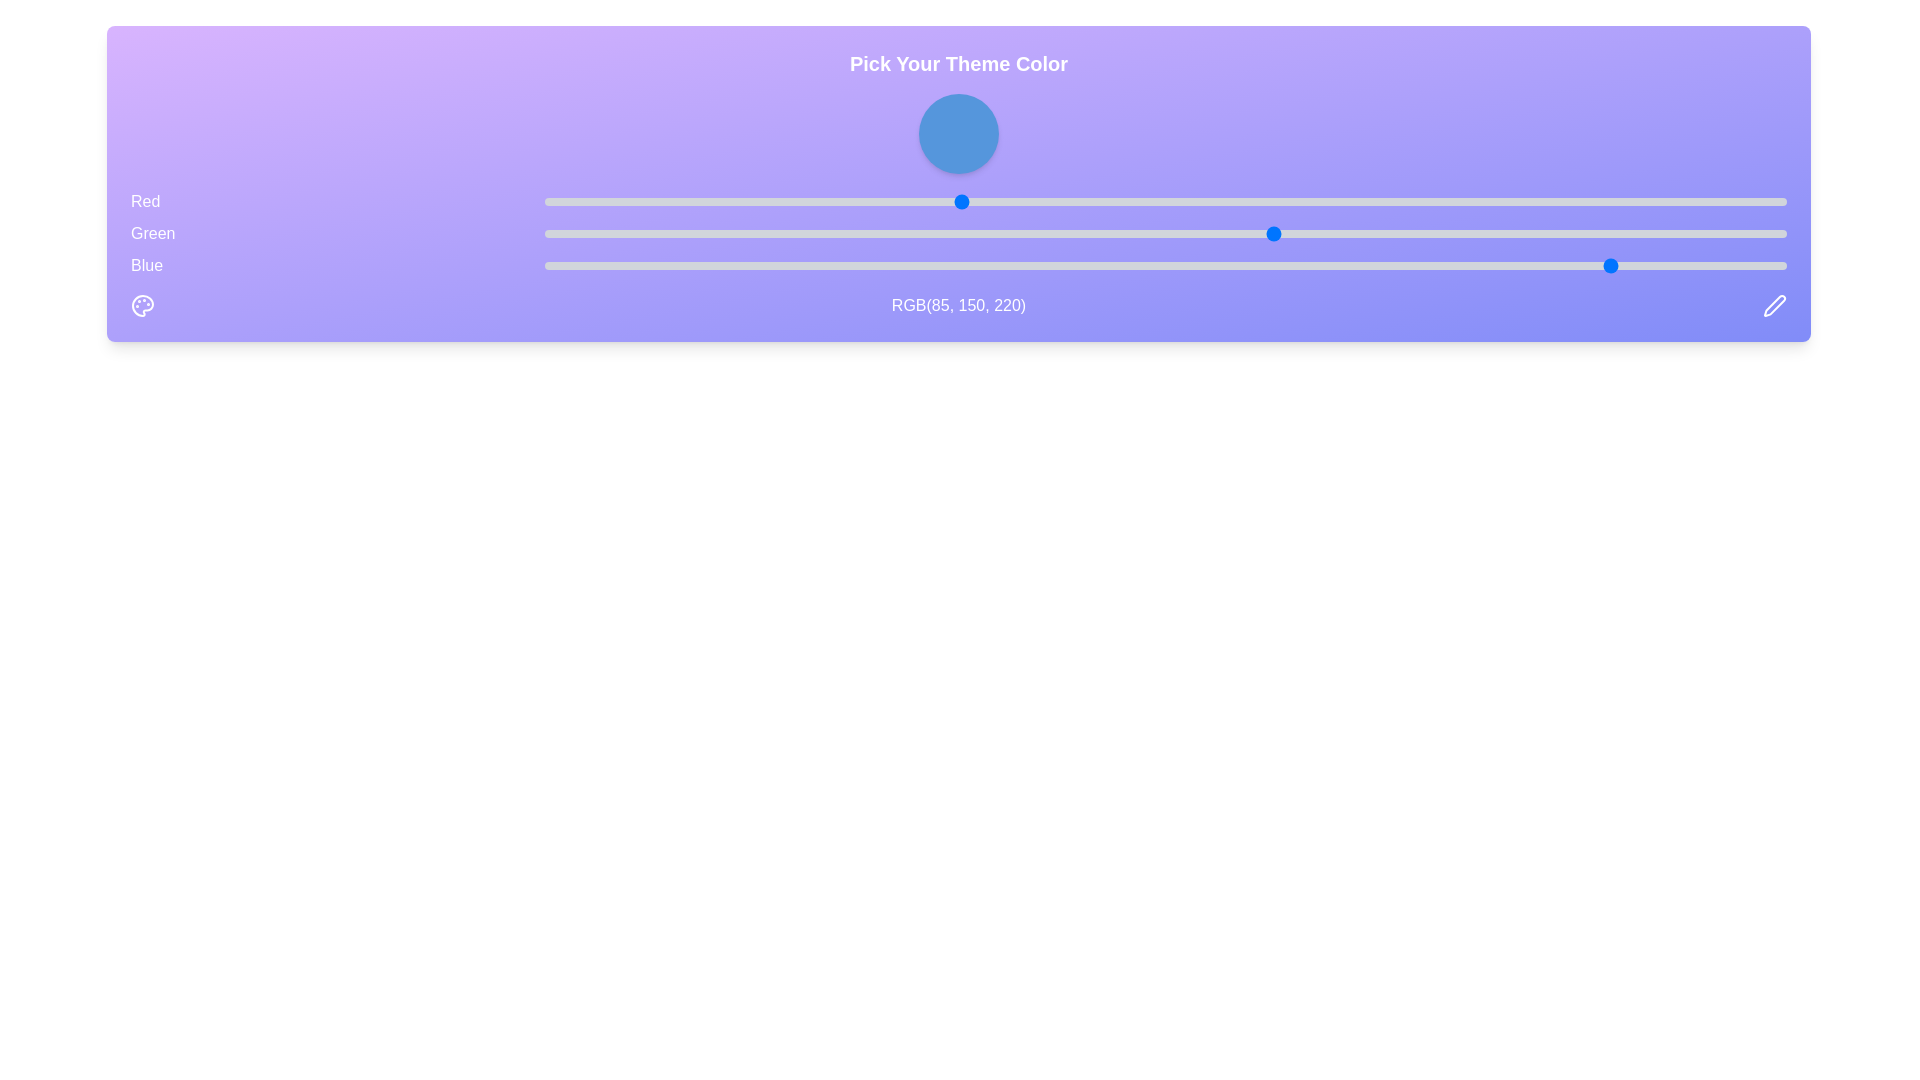  I want to click on the slider labeled 'Red', so click(958, 201).